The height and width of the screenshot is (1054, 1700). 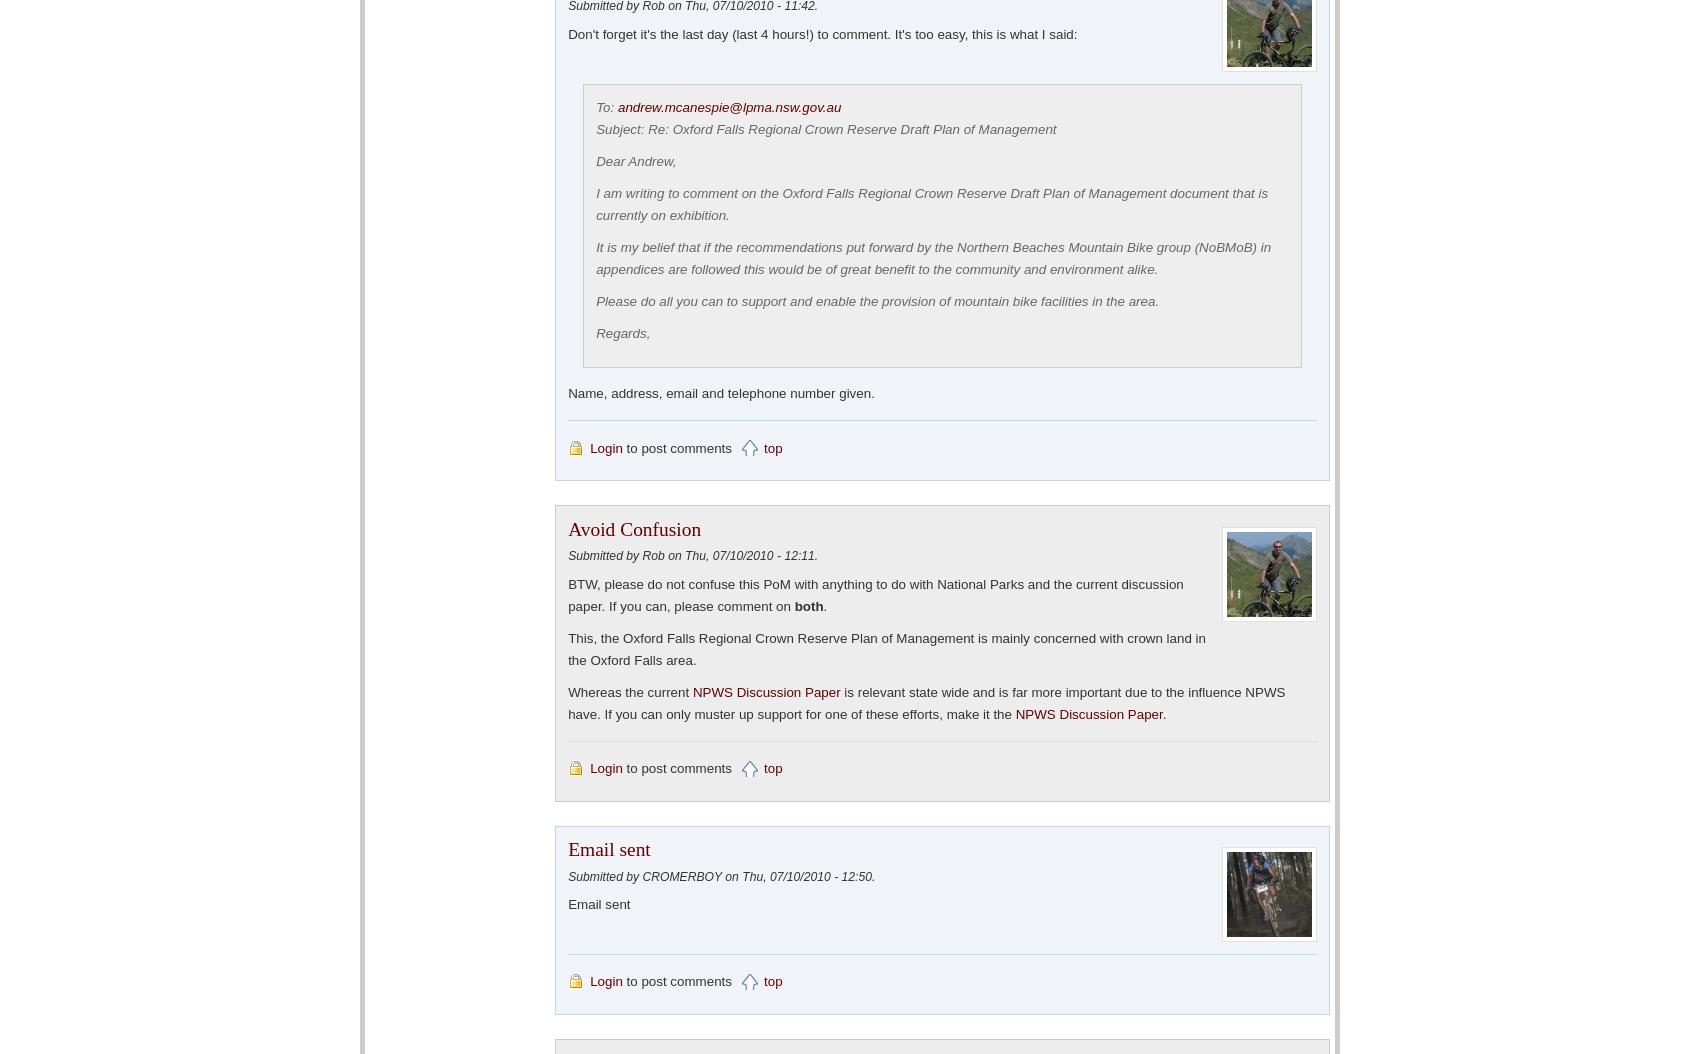 I want to click on 'Avoid Confusion', so click(x=566, y=528).